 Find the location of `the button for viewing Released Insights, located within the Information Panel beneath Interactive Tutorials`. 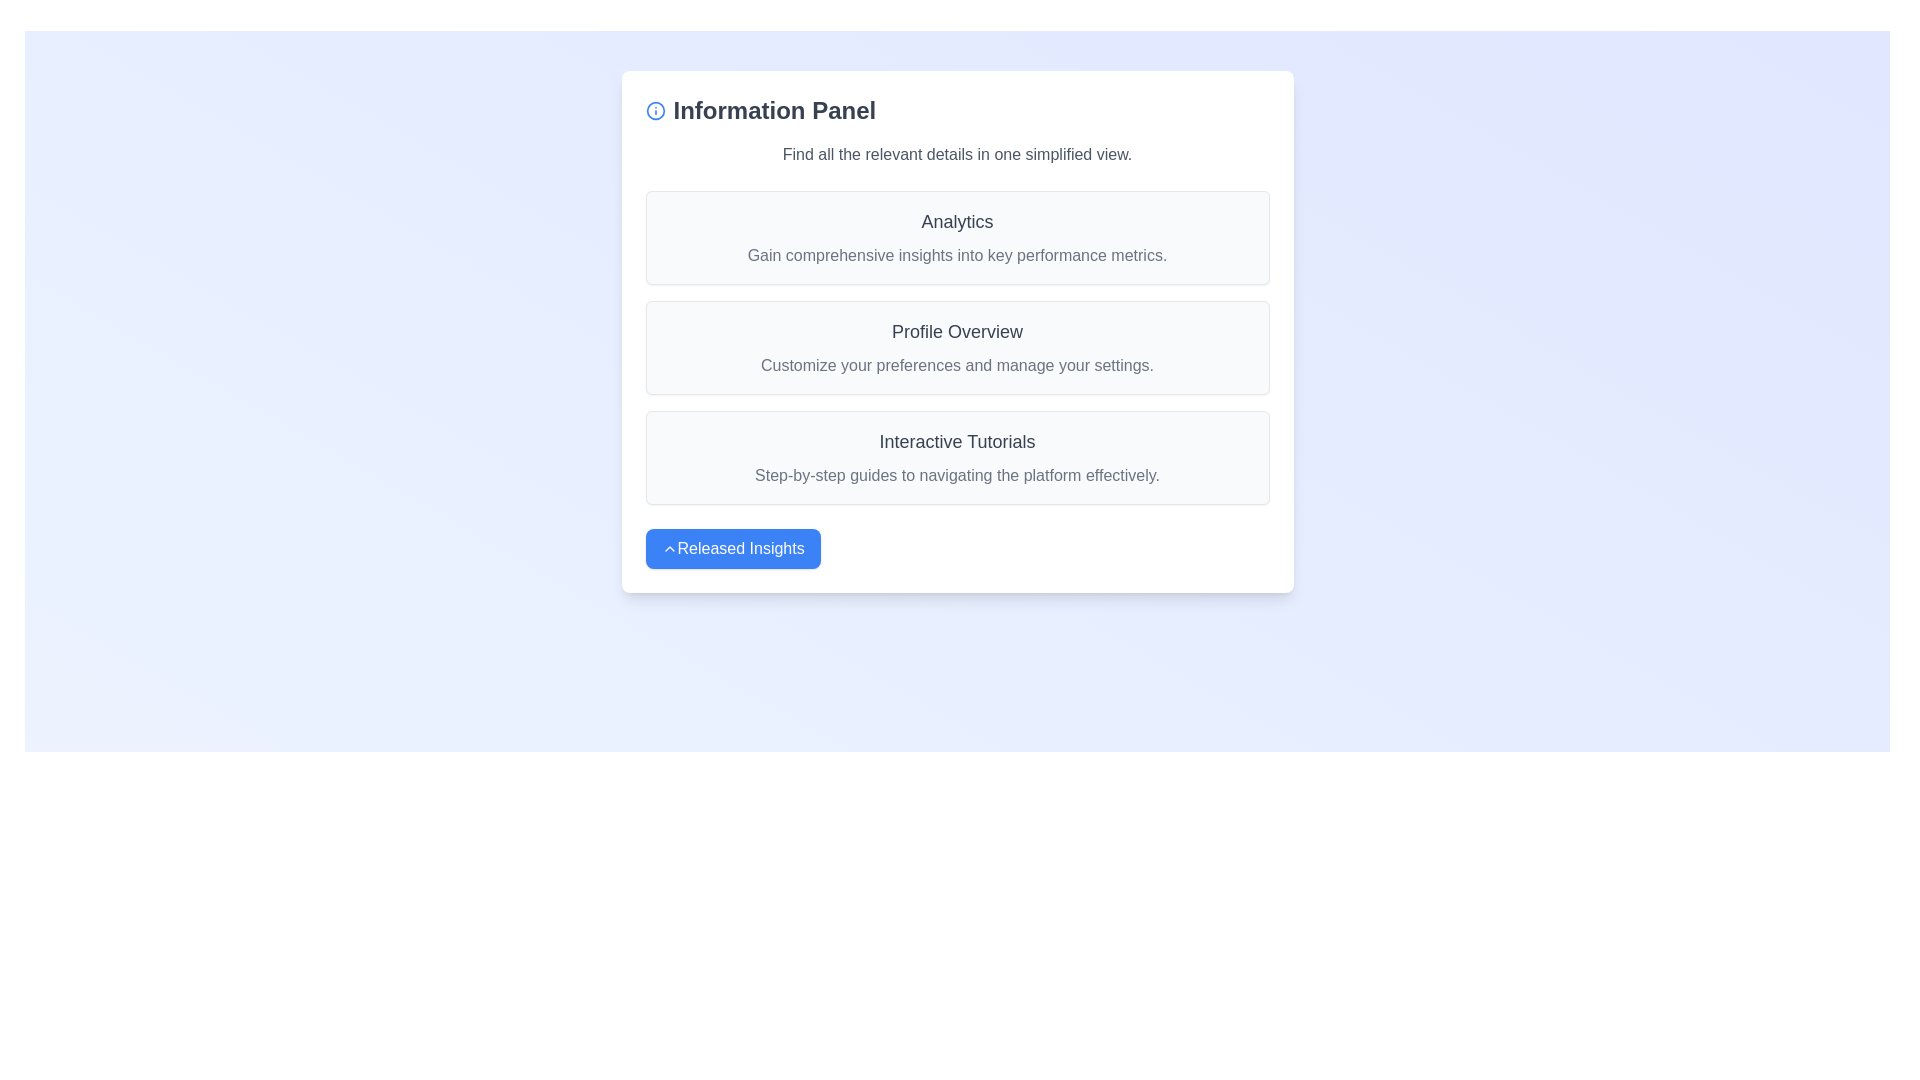

the button for viewing Released Insights, located within the Information Panel beneath Interactive Tutorials is located at coordinates (732, 548).